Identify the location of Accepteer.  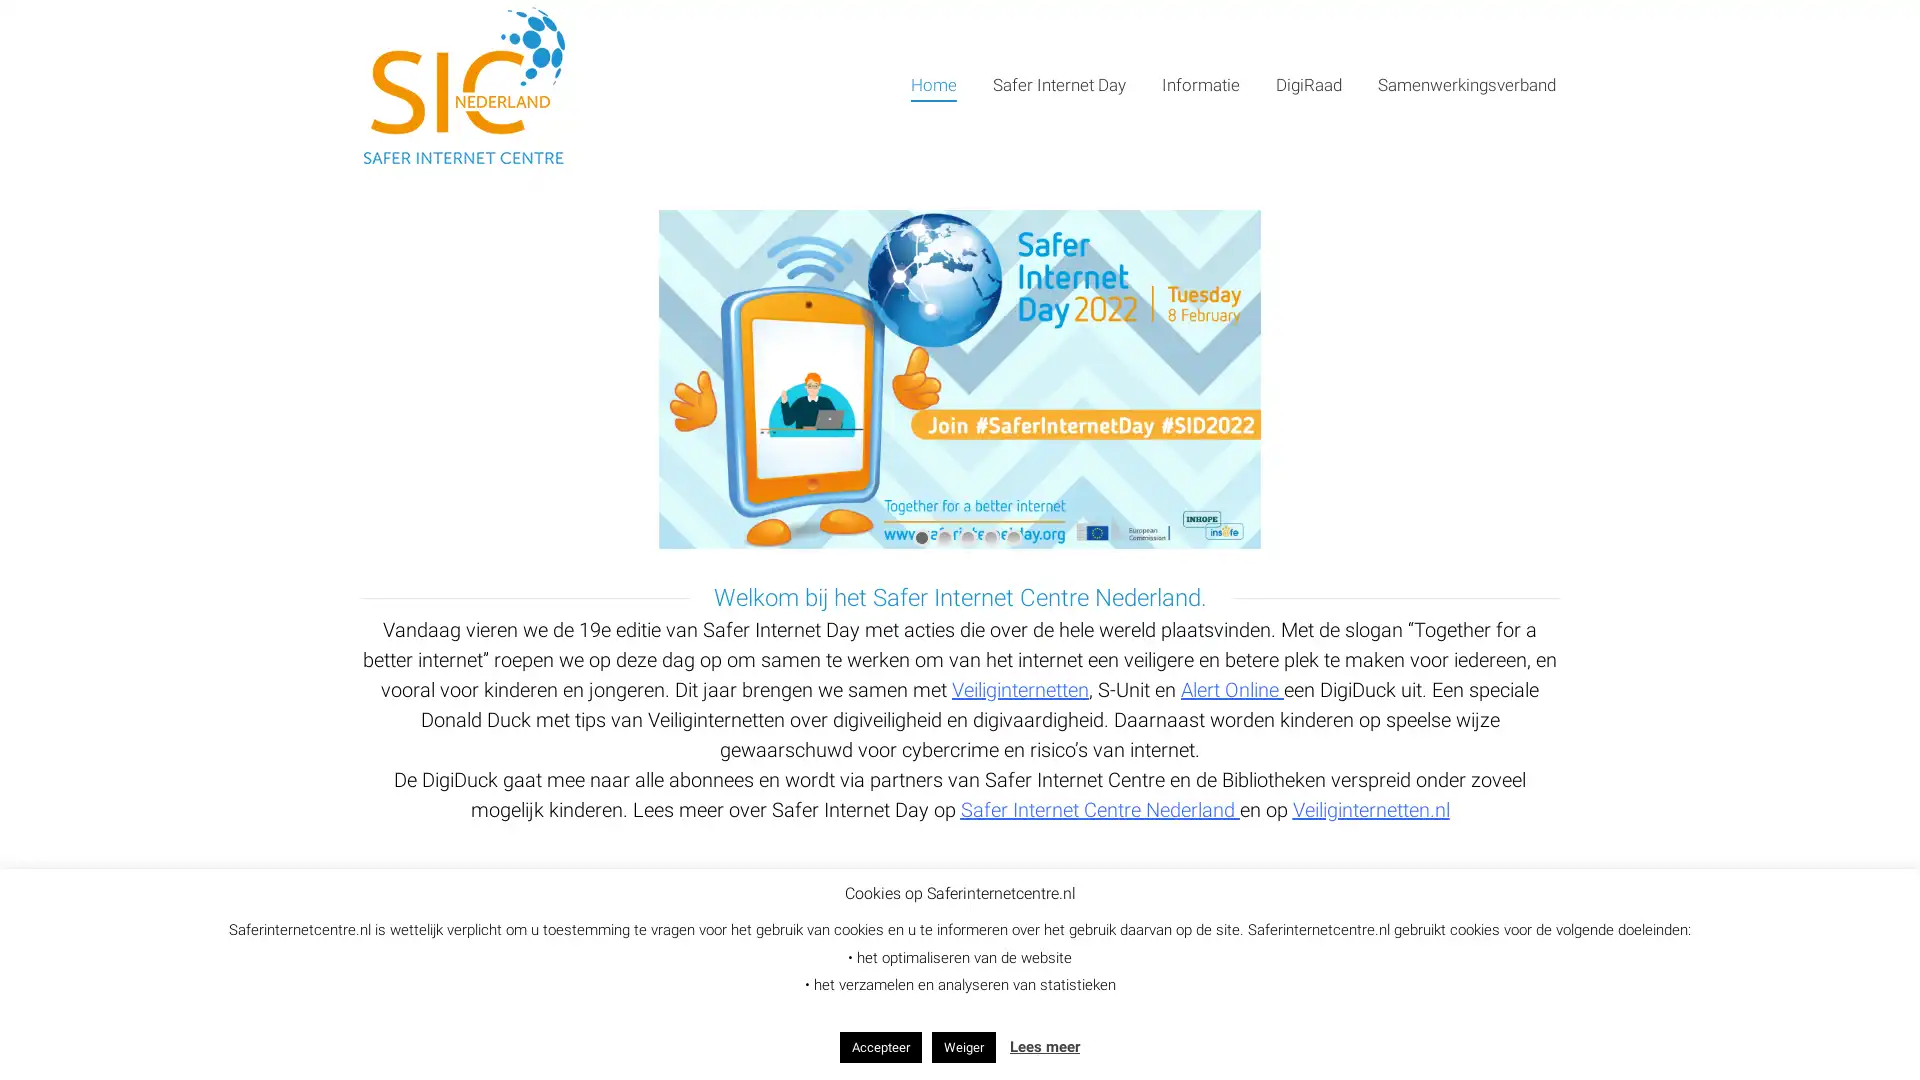
(880, 1046).